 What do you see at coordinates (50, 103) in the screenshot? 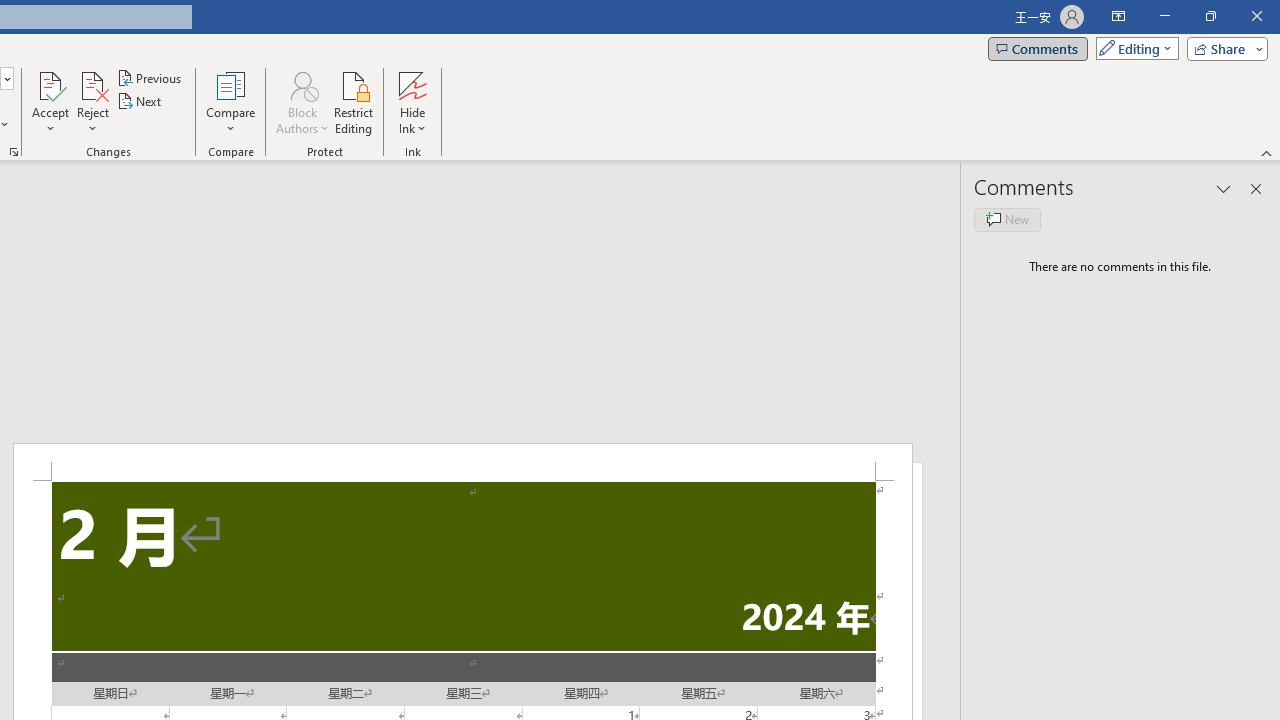
I see `'Accept'` at bounding box center [50, 103].